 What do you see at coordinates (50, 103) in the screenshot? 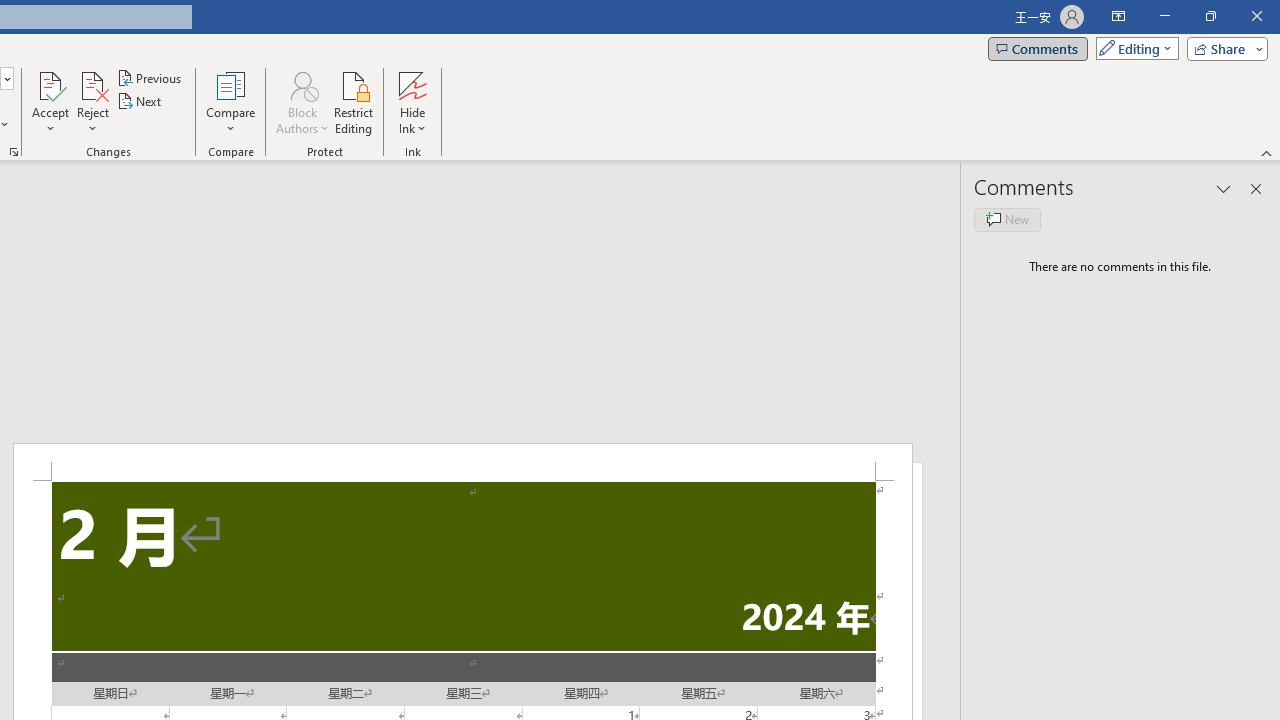
I see `'Accept'` at bounding box center [50, 103].